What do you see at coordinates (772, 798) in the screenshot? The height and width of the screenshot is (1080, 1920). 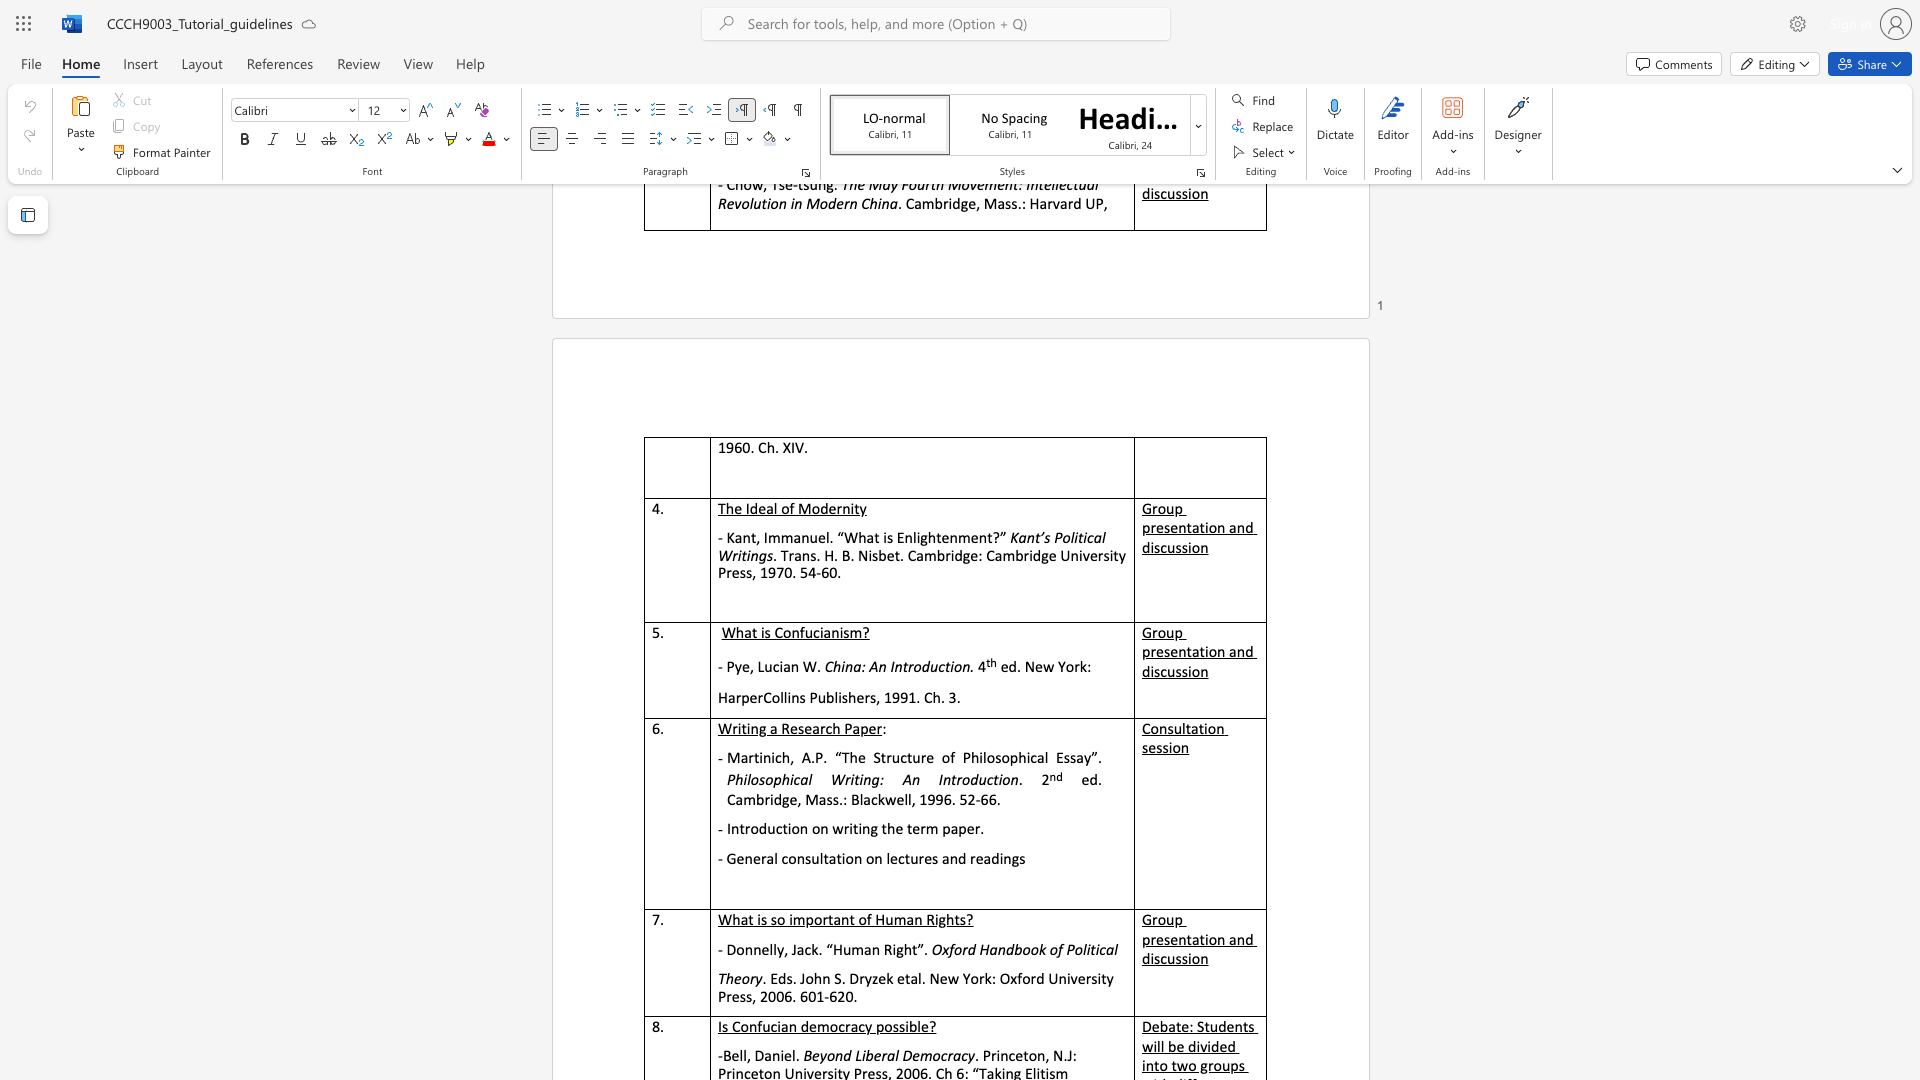 I see `the subset text "dge, Mass.: Blackwell, 1" within the text "ed. Cambridge, Mass.: Blackwell, 1996. 52-66."` at bounding box center [772, 798].